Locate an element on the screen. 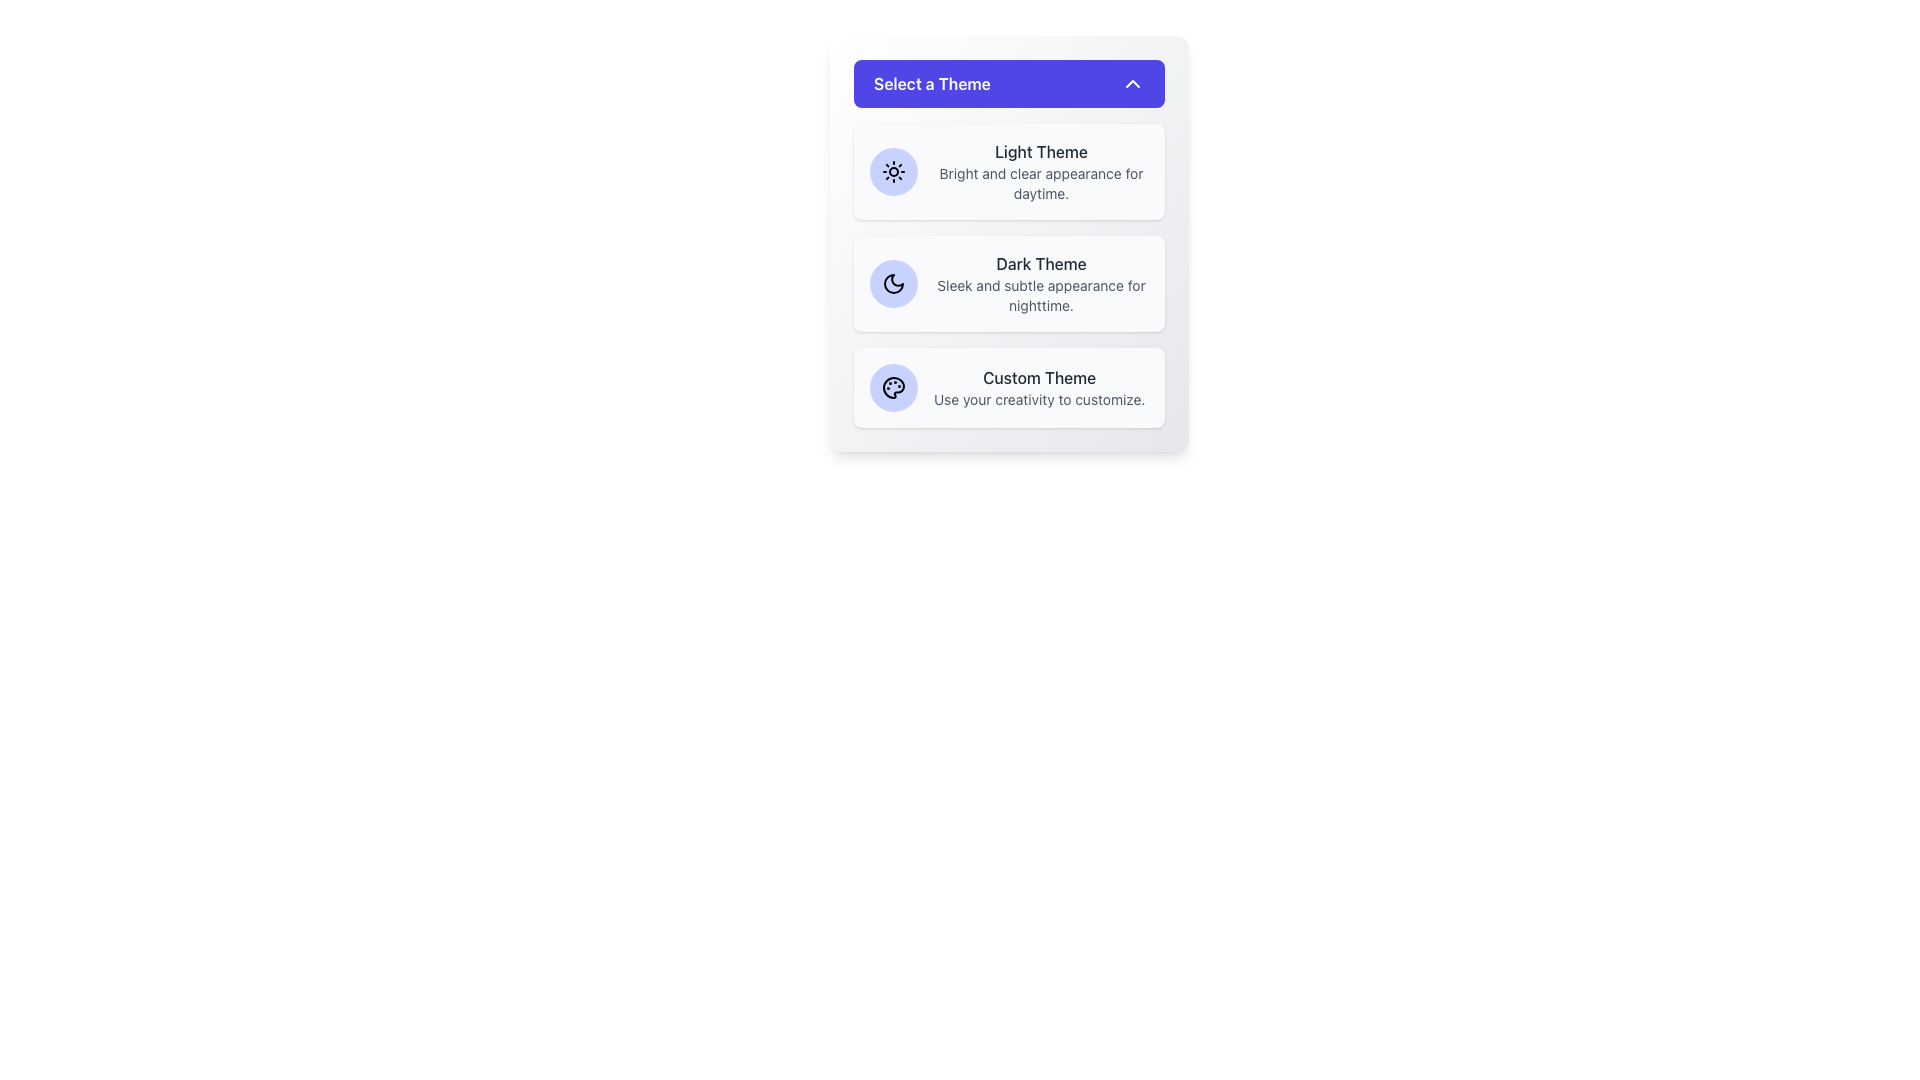 The width and height of the screenshot is (1920, 1080). the sun icon representing the light theme selection in the theme picker dropdown menu, located at the top of the theme options list is located at coordinates (892, 171).